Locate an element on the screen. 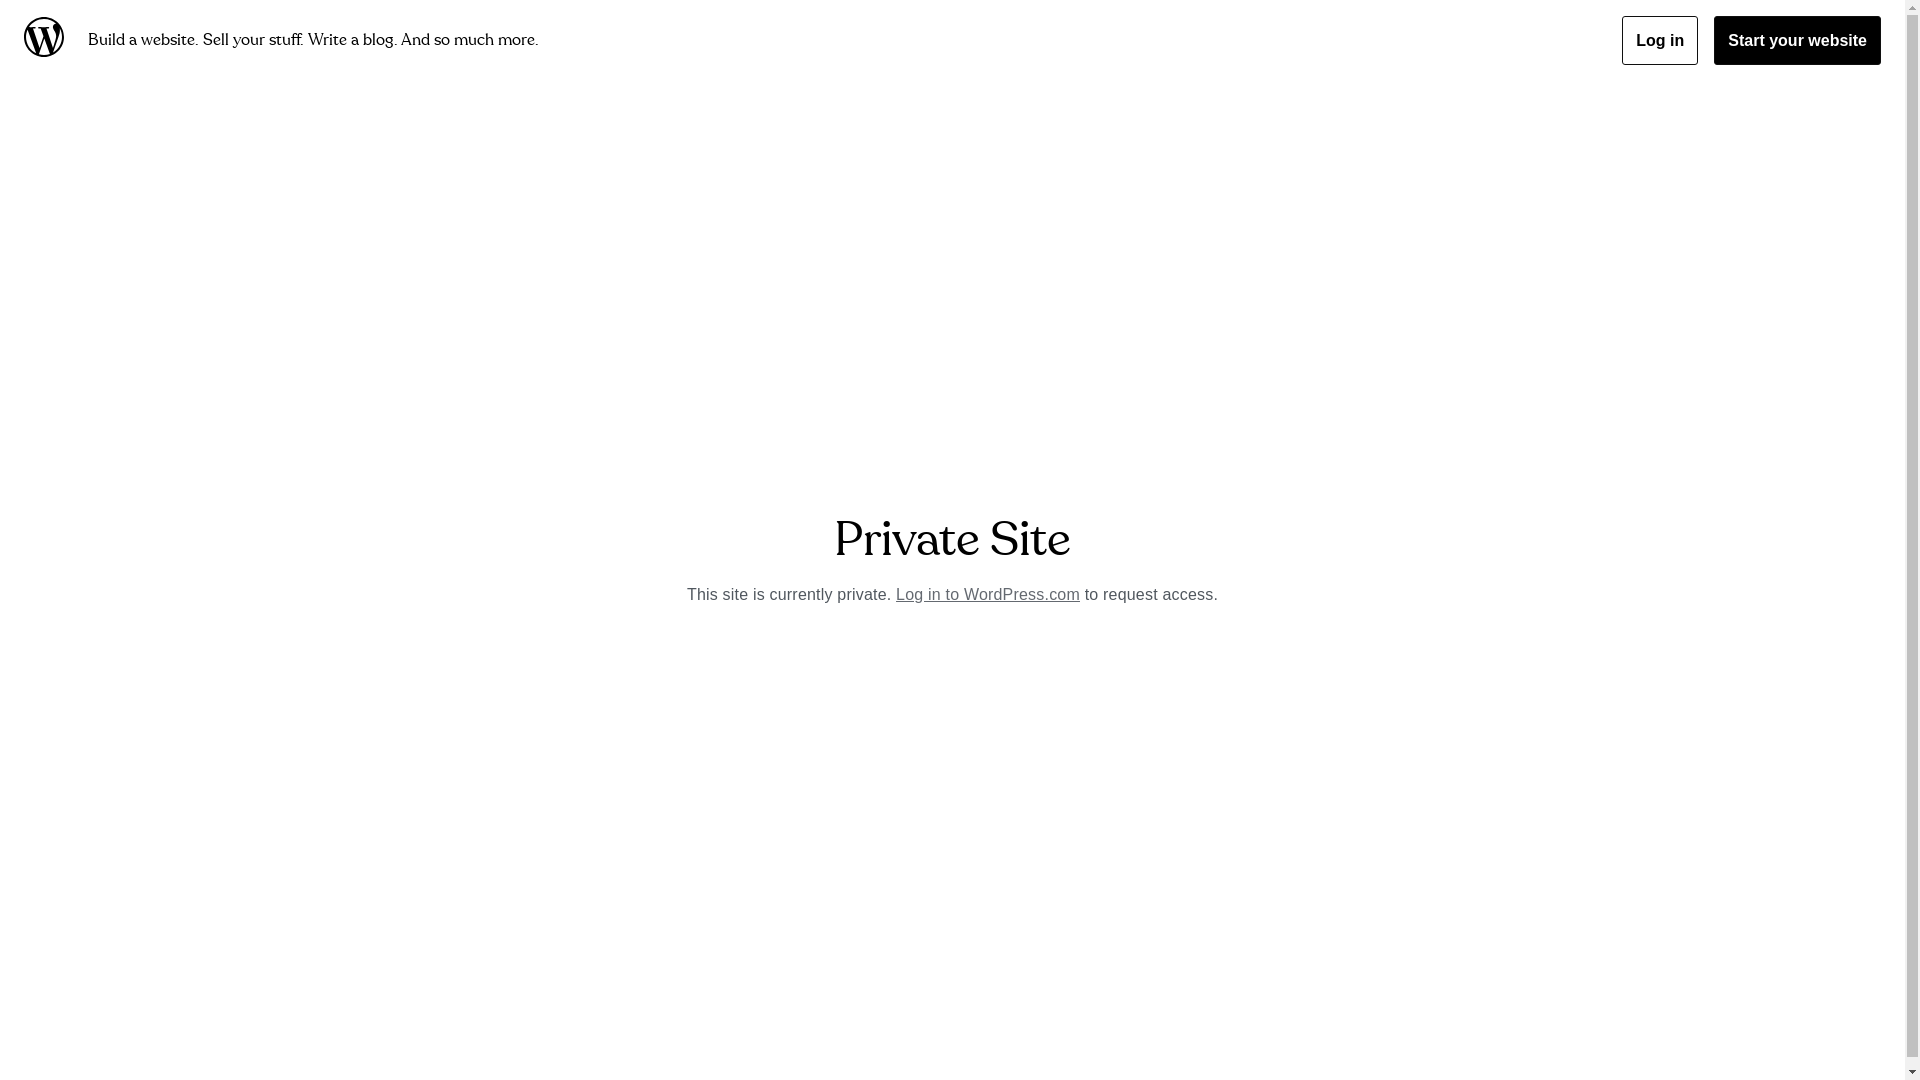  'Log in to WordPress.com' is located at coordinates (988, 593).